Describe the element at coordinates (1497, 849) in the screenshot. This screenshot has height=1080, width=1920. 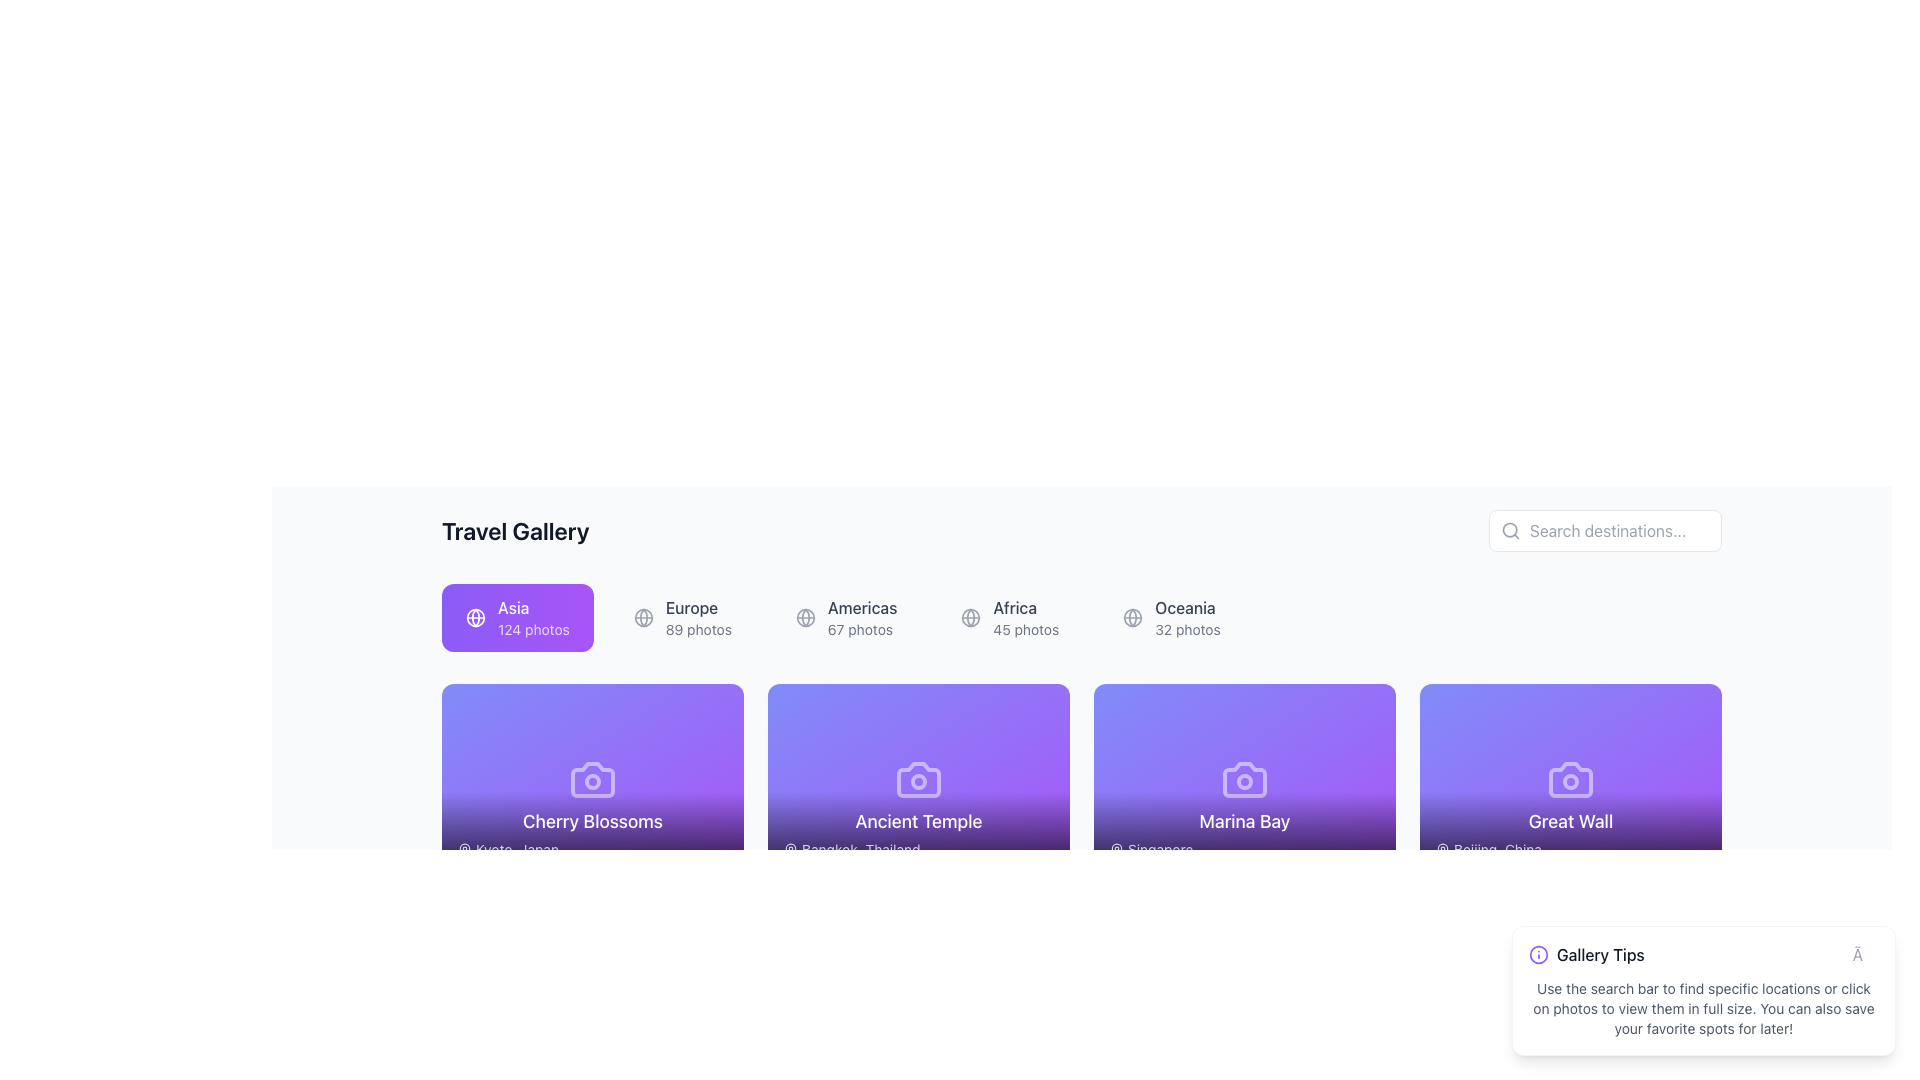
I see `the text label displaying 'Beijing, China' which is located at the bottom-center of the 'Great Wall' card with a purple background` at that location.